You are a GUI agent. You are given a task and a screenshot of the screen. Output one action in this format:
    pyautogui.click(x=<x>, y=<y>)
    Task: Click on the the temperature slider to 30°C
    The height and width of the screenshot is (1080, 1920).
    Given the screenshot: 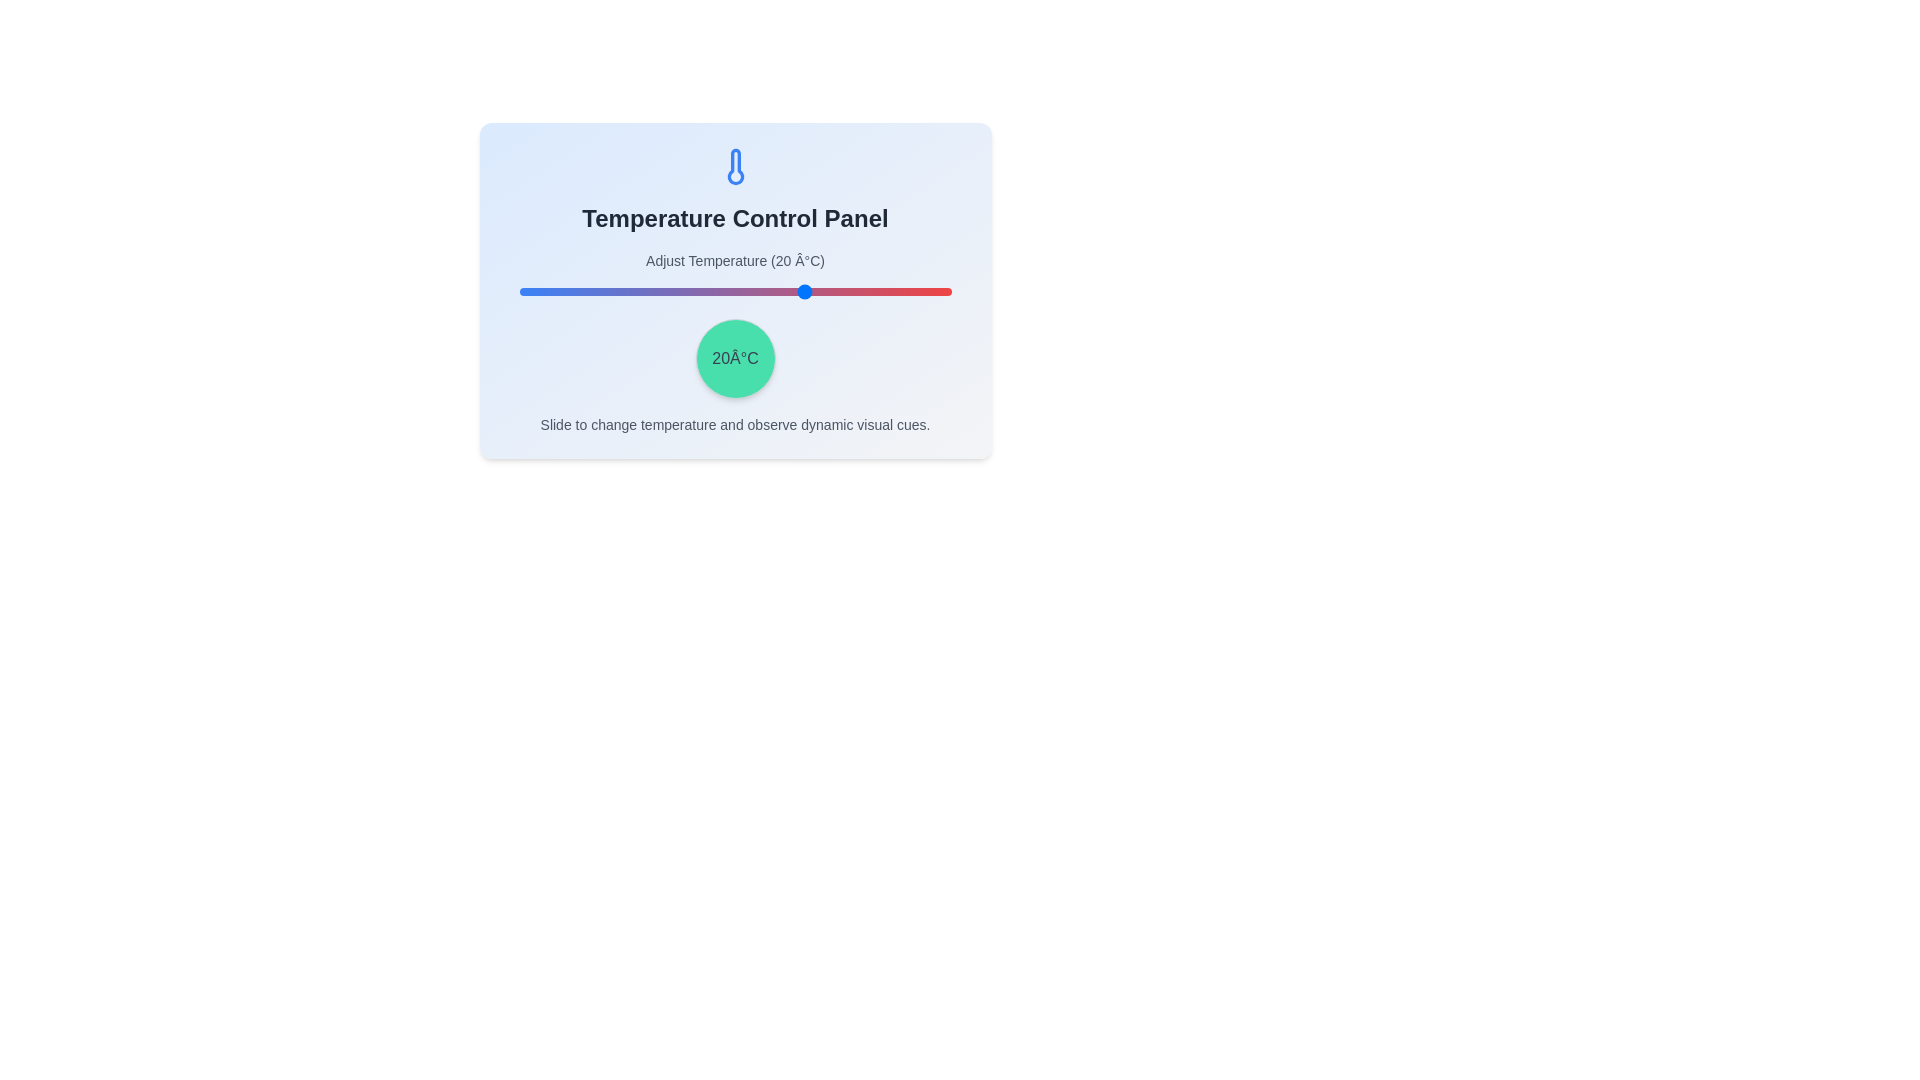 What is the action you would take?
    pyautogui.click(x=855, y=292)
    